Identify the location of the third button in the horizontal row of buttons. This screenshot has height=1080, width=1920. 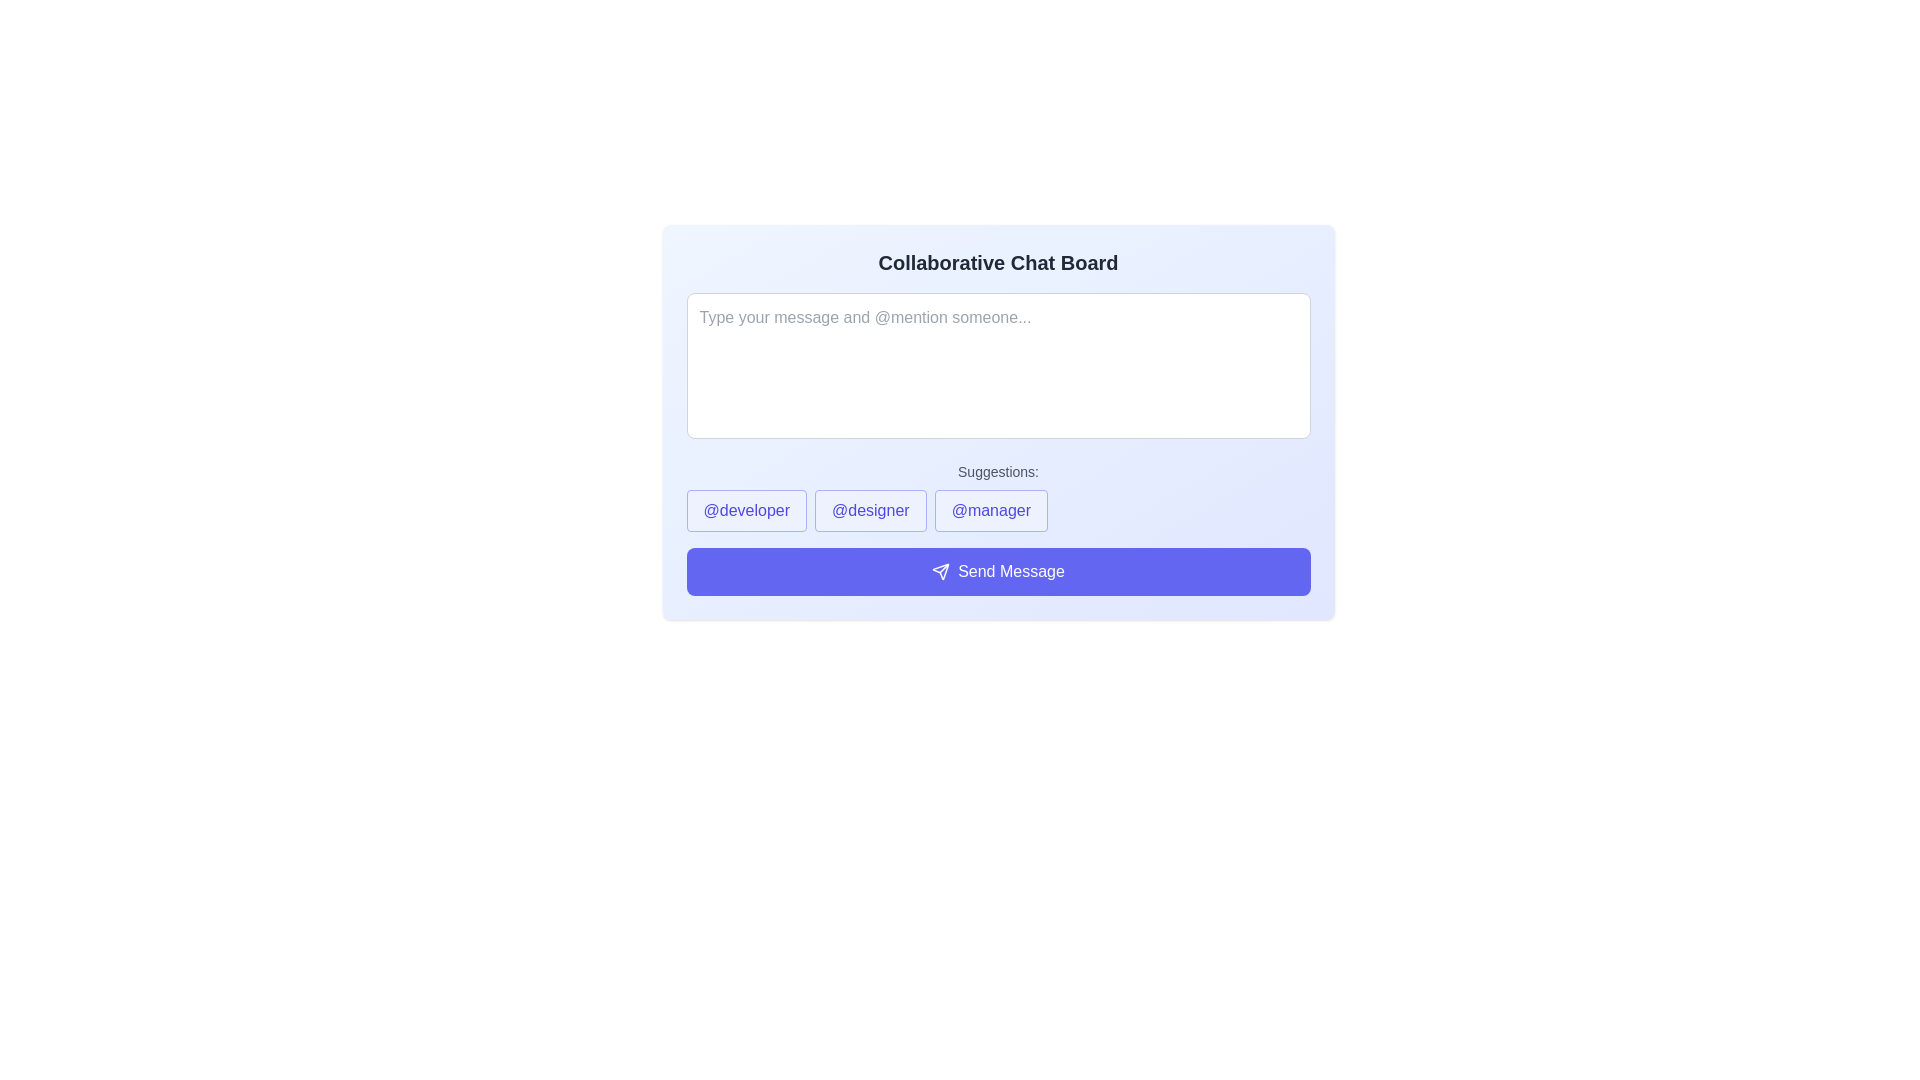
(991, 509).